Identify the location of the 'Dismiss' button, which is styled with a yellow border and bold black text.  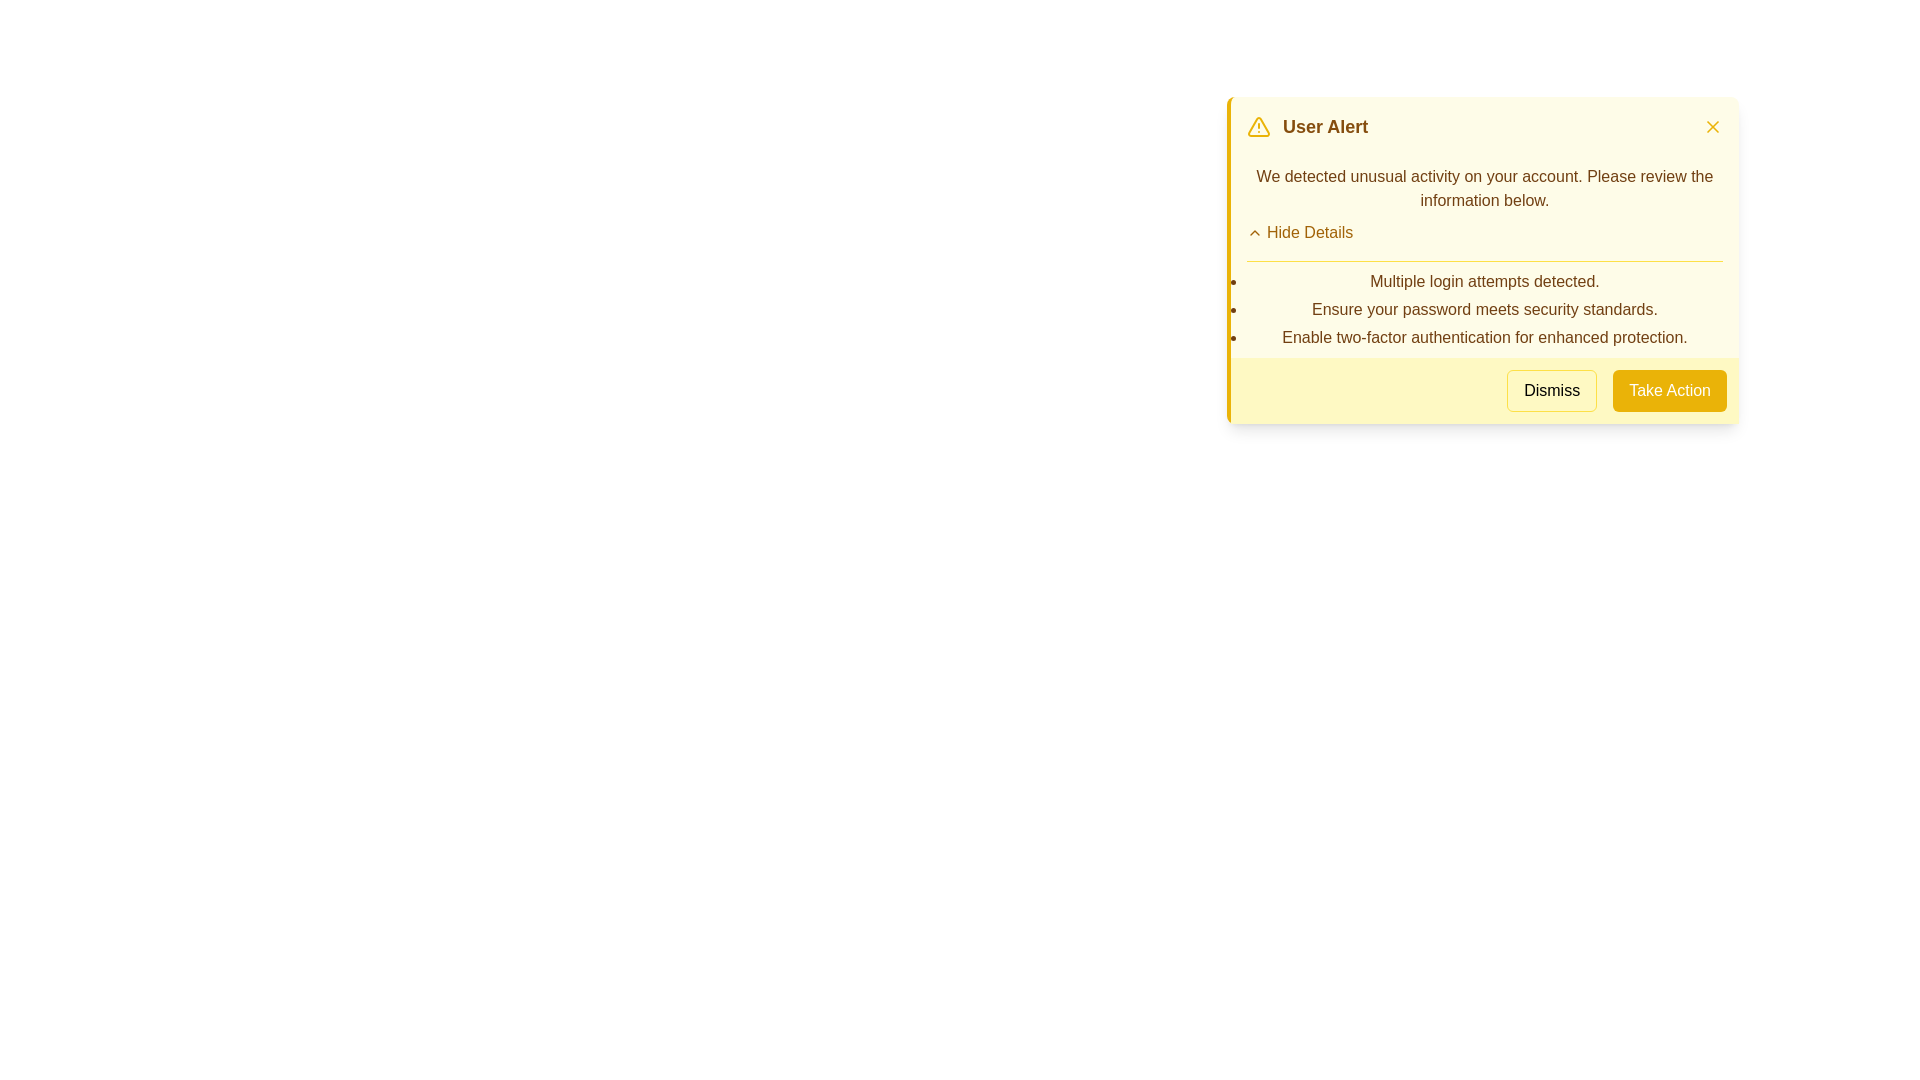
(1551, 390).